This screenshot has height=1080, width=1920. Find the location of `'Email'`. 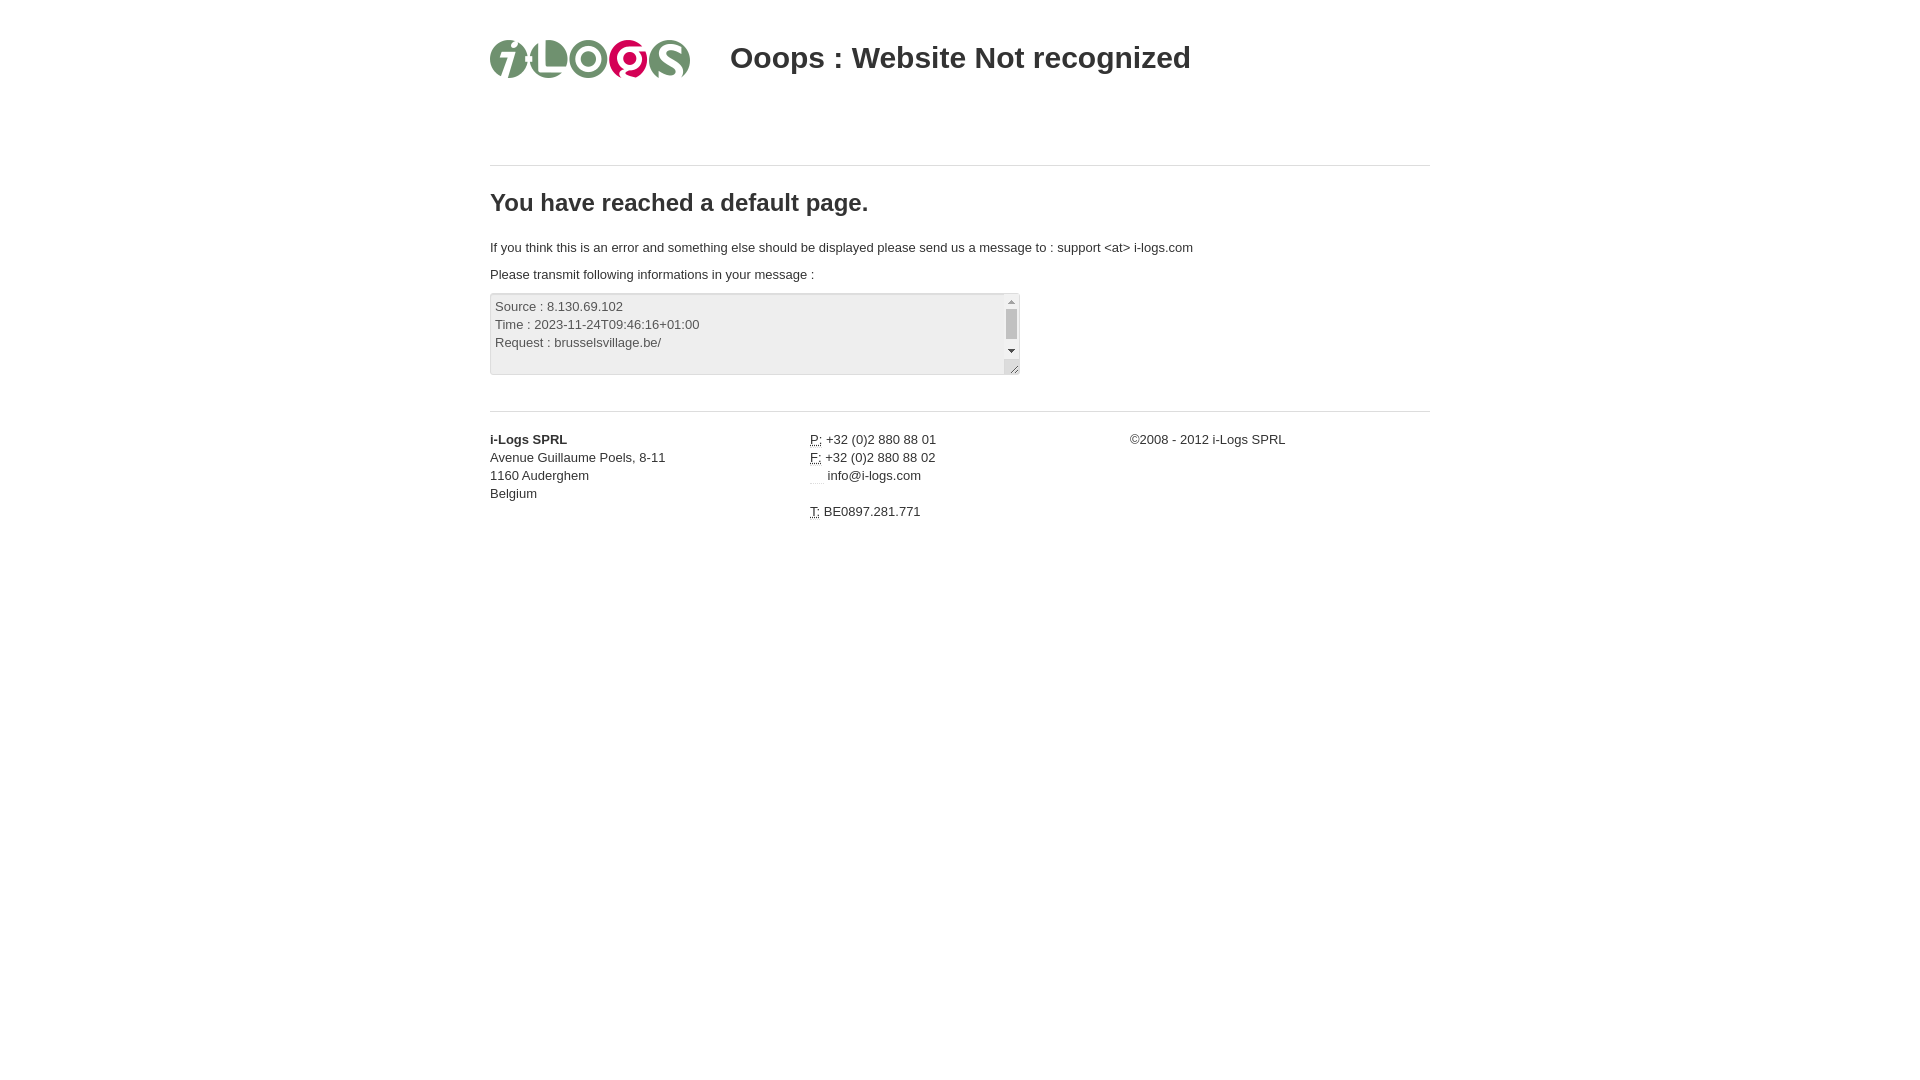

'Email' is located at coordinates (810, 475).